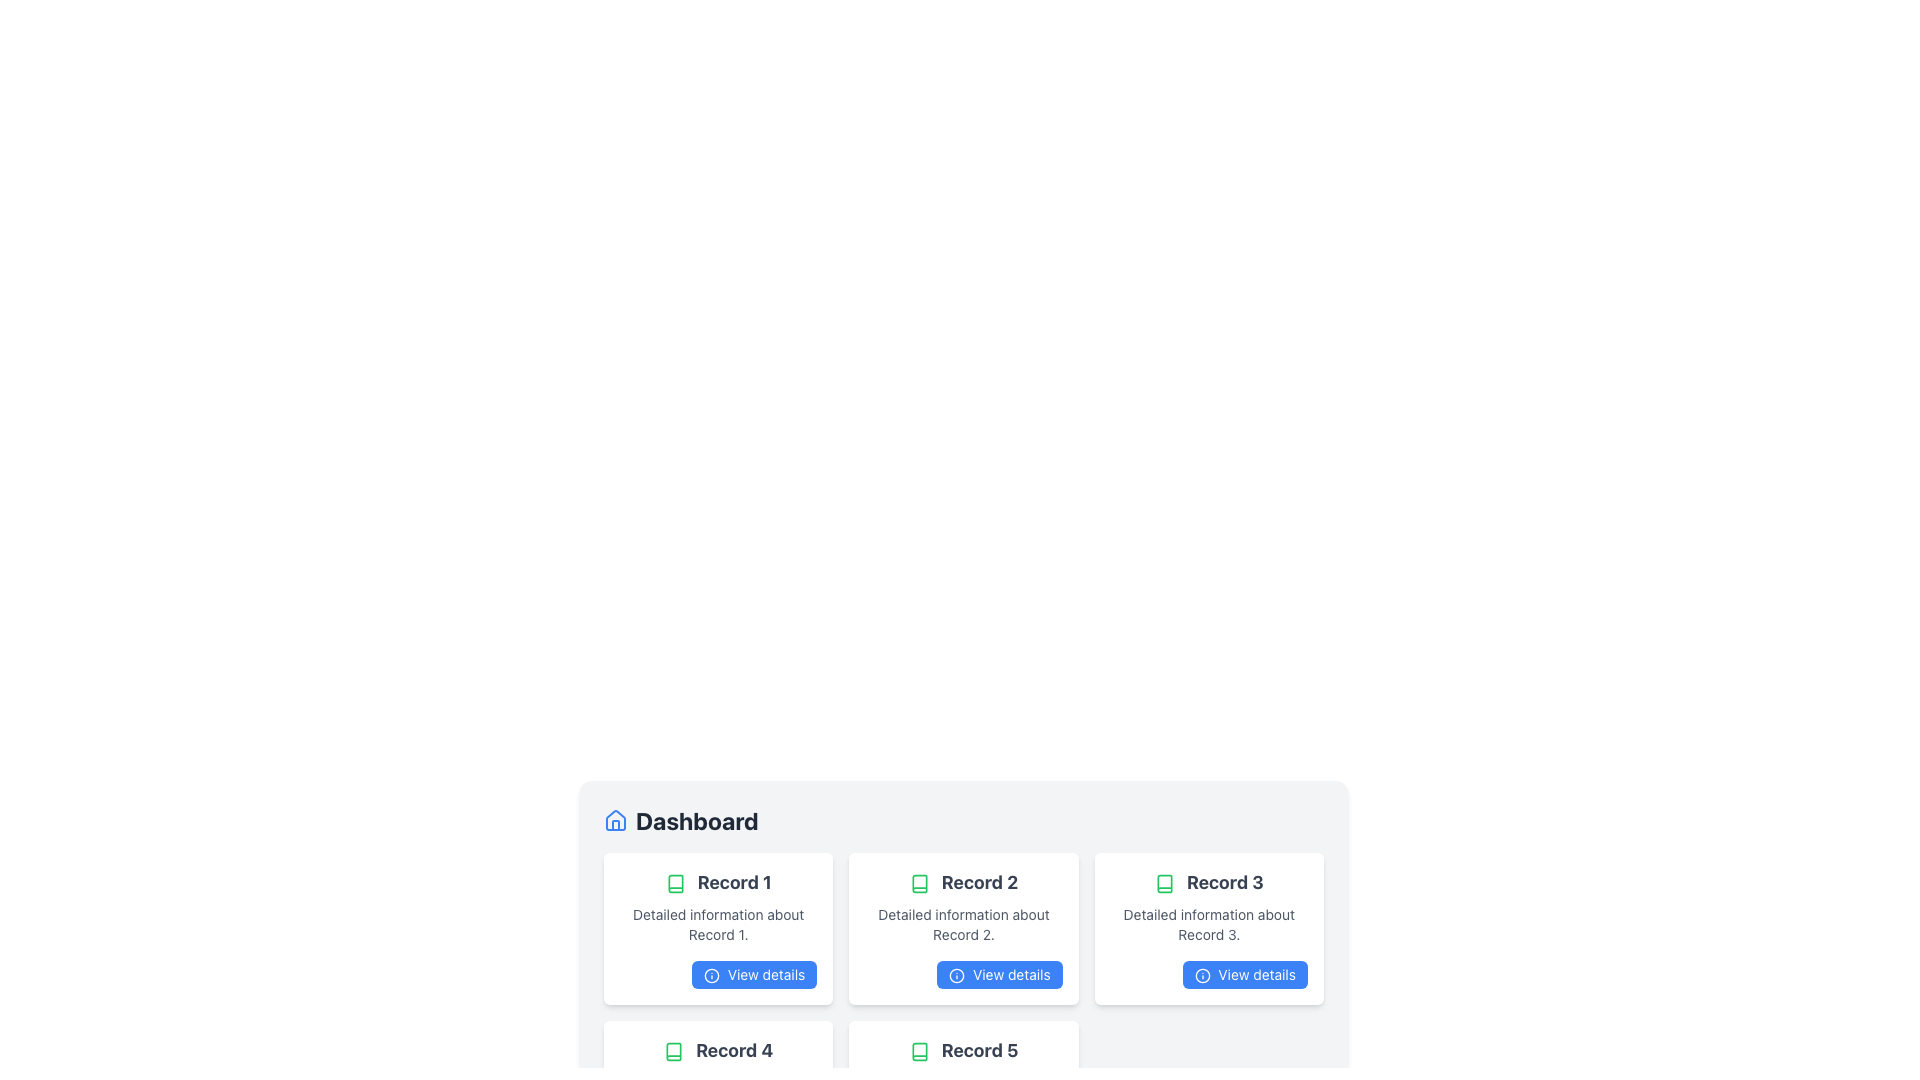  What do you see at coordinates (1164, 883) in the screenshot?
I see `the green book icon representing the dashboard indicator located in the top-left corner of the 'Record 3' card` at bounding box center [1164, 883].